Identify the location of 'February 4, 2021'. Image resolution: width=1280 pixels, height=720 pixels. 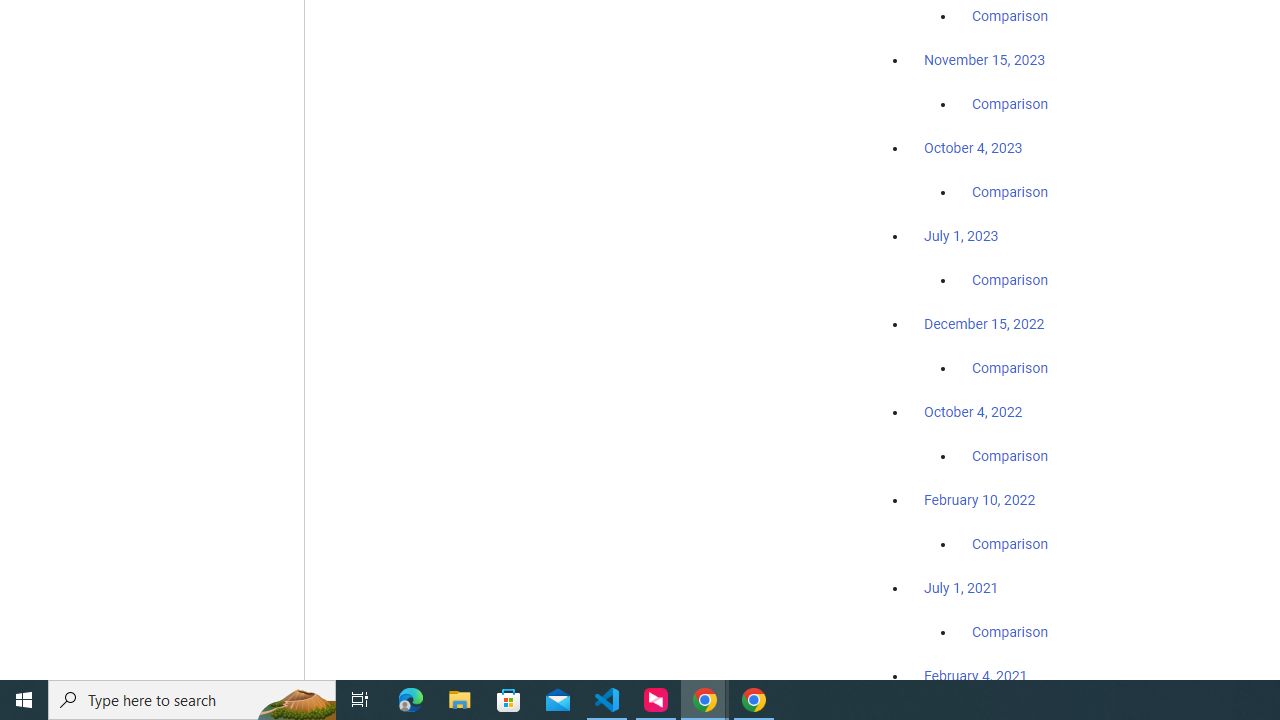
(976, 675).